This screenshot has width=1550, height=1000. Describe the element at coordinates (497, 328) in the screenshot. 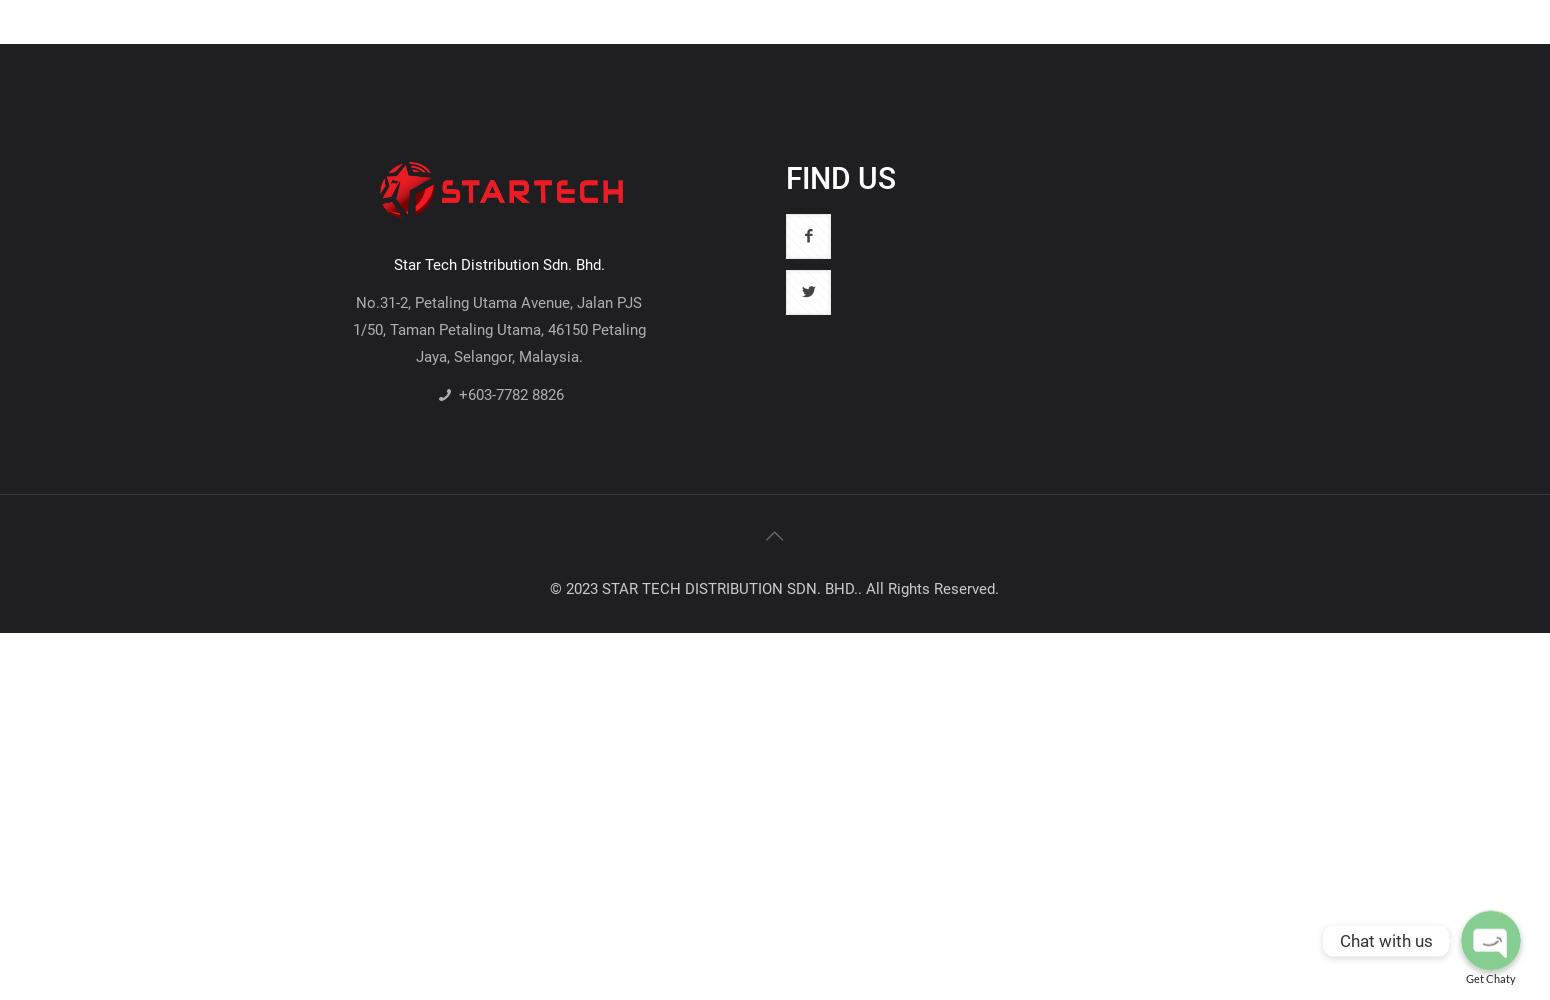

I see `'No.31-2, Petaling Utama Avenue,
Jalan PJS 1/50, Taman Petaling Utama, 46150 Petaling Jaya, Selangor, Malaysia.'` at that location.